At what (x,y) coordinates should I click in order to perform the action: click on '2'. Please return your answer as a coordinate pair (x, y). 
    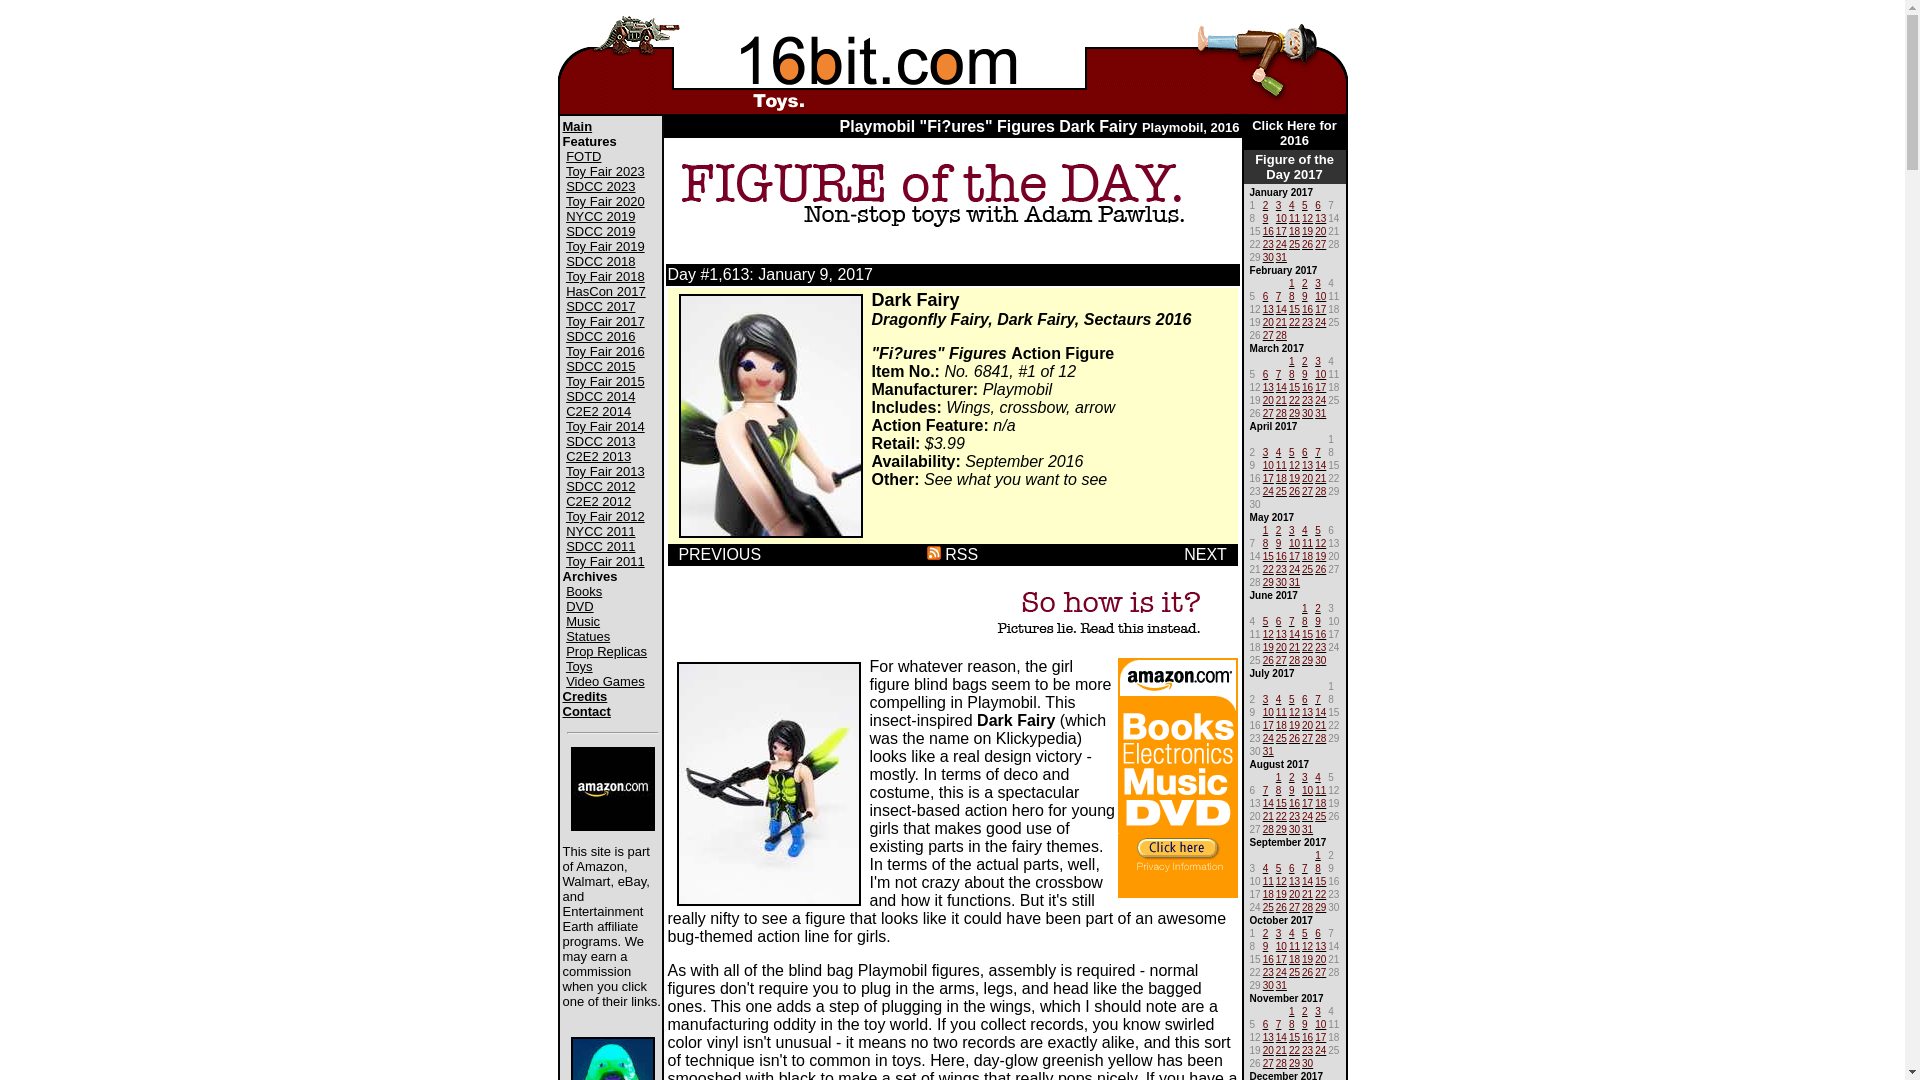
    Looking at the image, I should click on (1265, 203).